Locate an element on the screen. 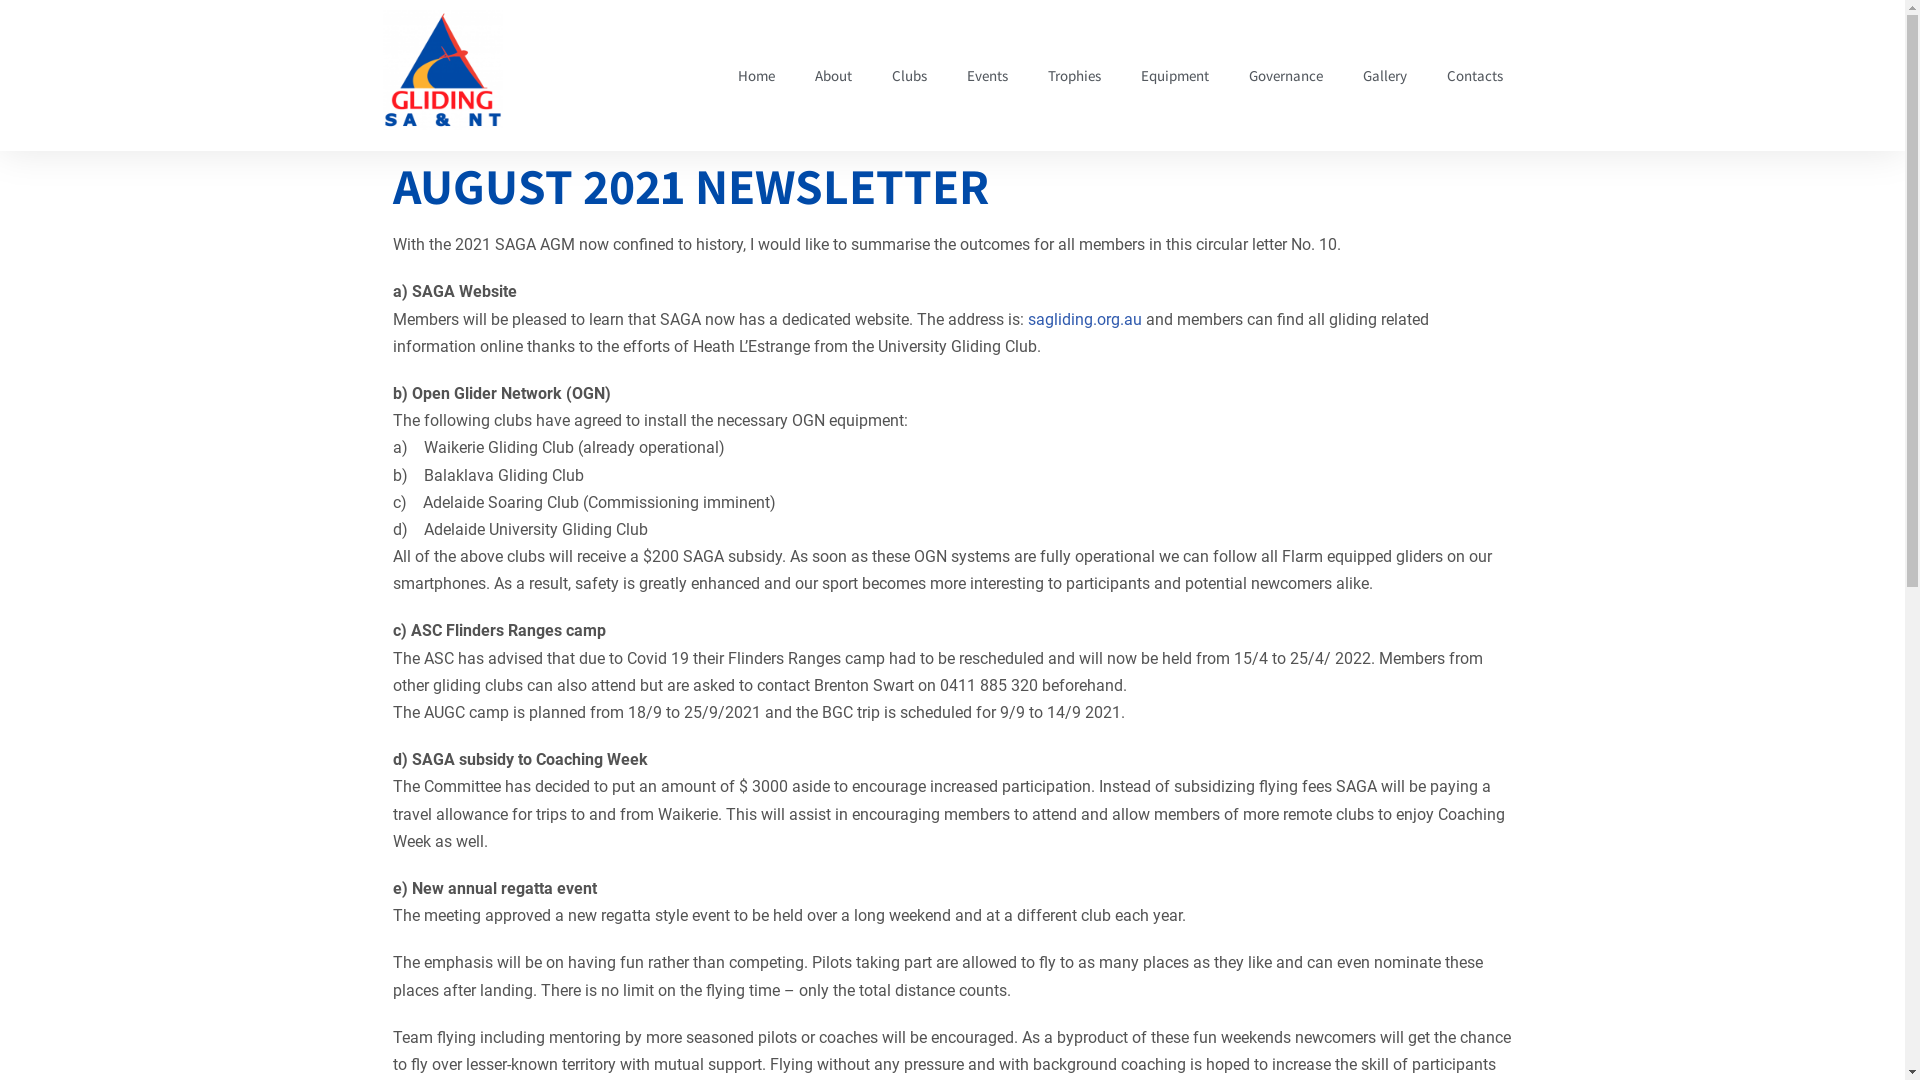  'Home' is located at coordinates (755, 75).